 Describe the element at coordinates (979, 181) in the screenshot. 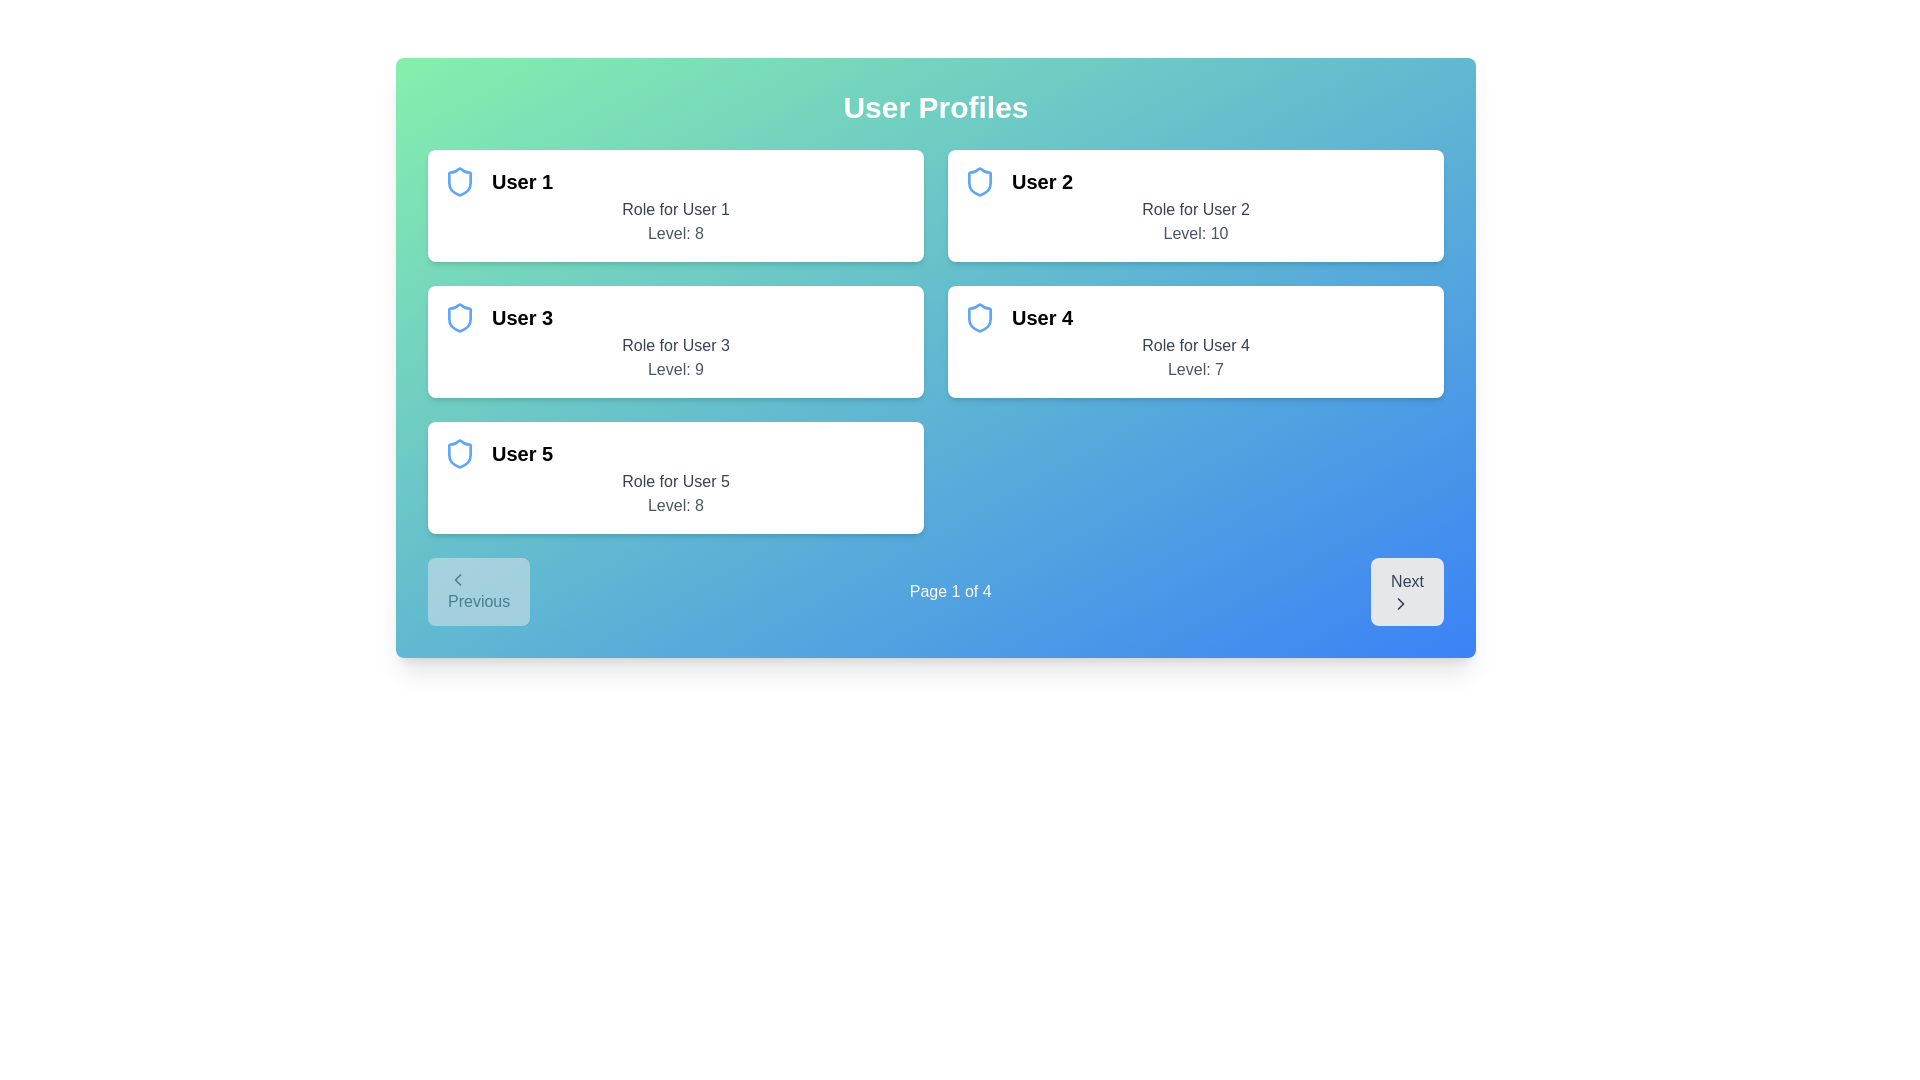

I see `the shield icon representing the security status of 'User 2' located in the upper-right quadrant of the interface` at that location.